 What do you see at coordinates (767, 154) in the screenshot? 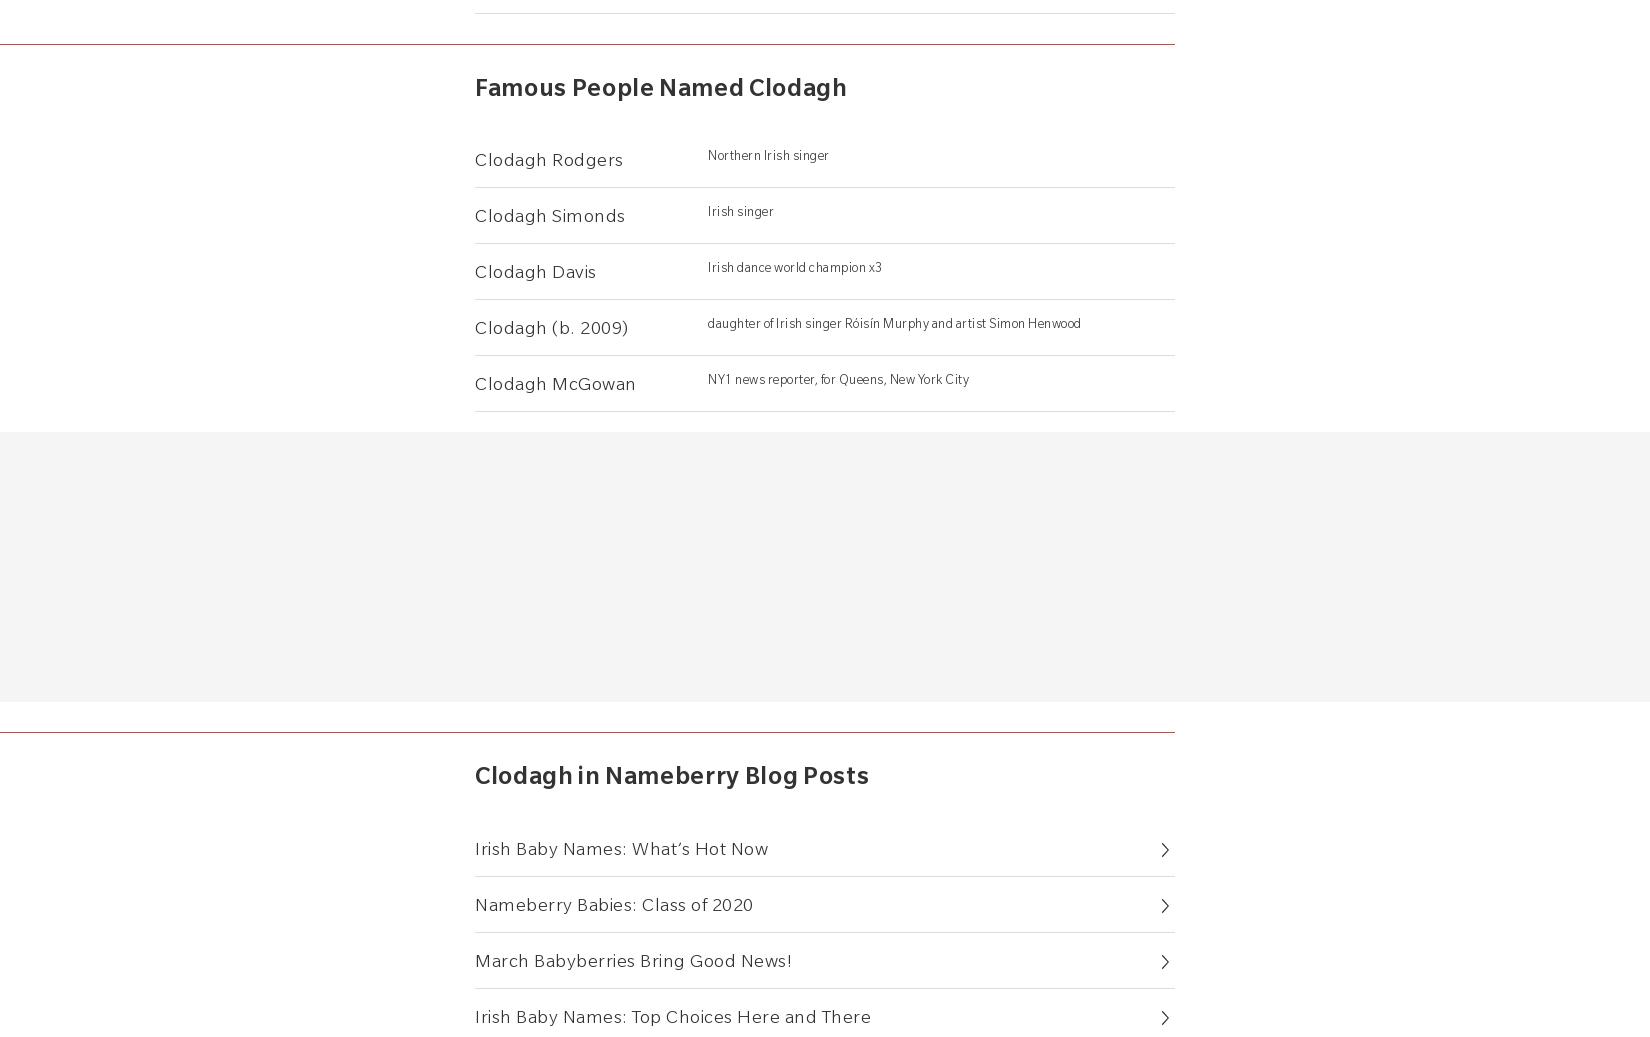
I see `'Northern Irish singer'` at bounding box center [767, 154].